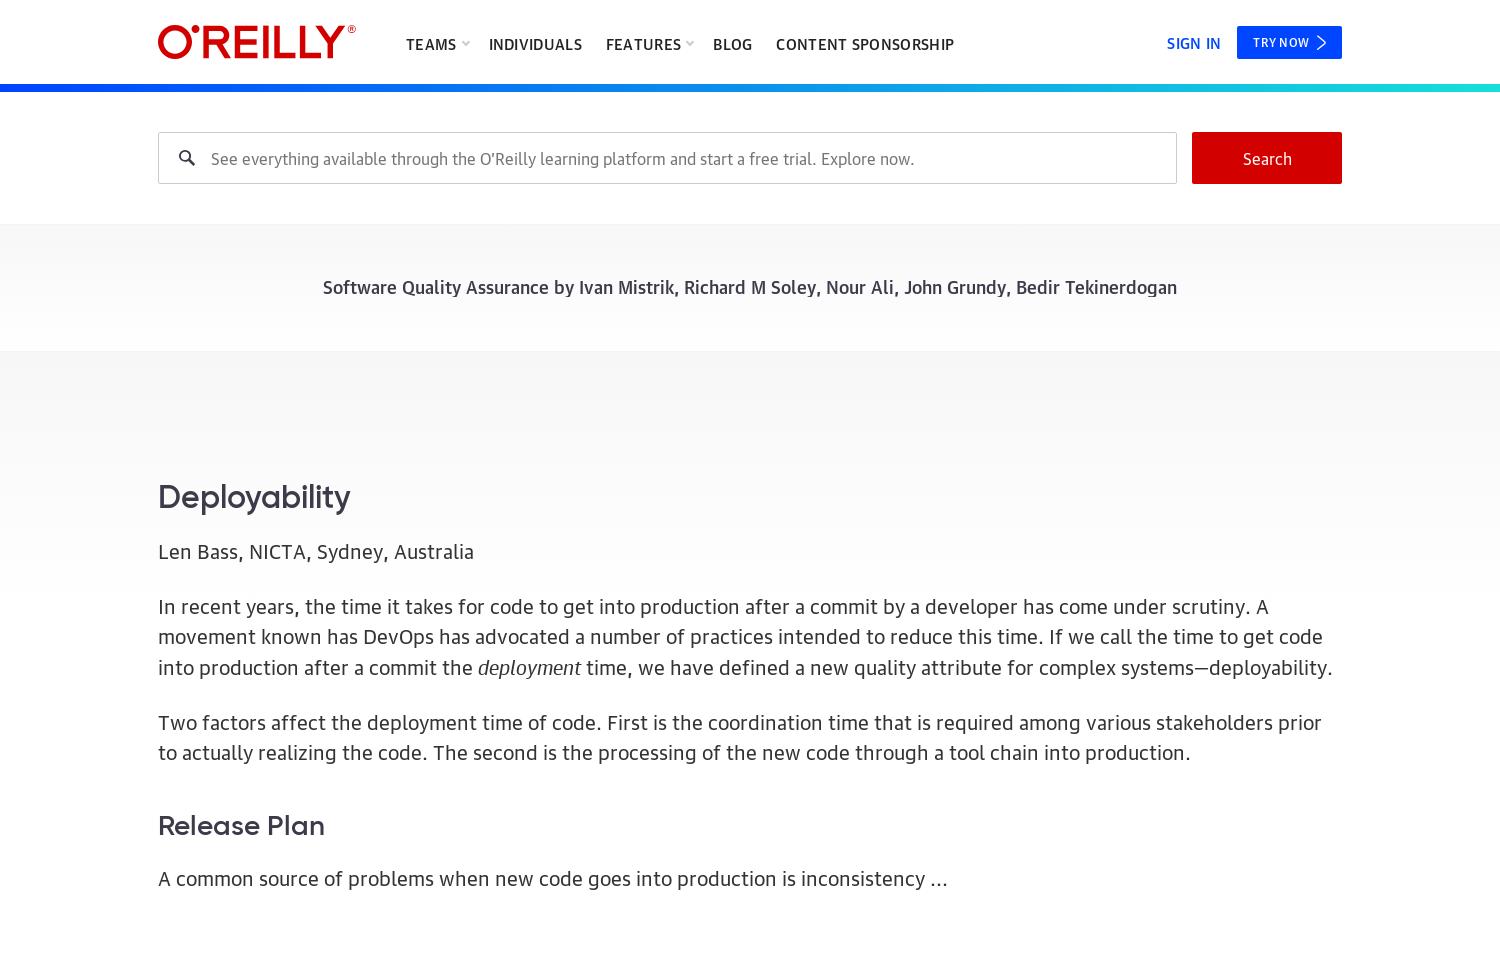 The width and height of the screenshot is (1500, 960). I want to click on 'Len Bass,', so click(202, 549).